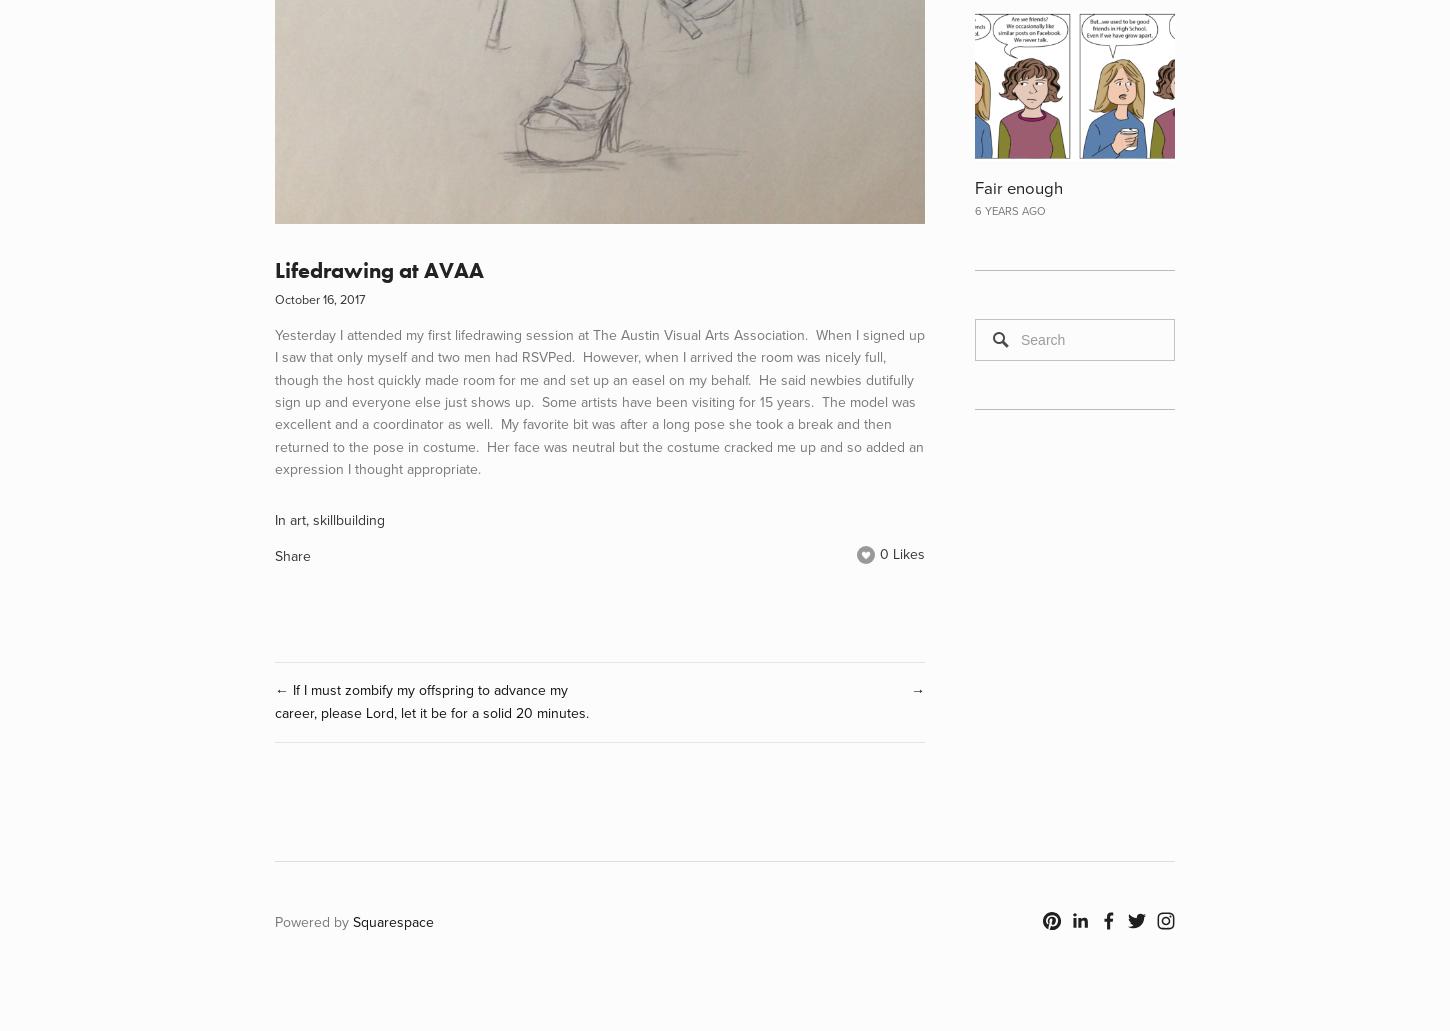  What do you see at coordinates (600, 400) in the screenshot?
I see `'Yesterday I attended my first lifedrawing session at The Austin Visual Arts Association.  When I signed up I saw that only myself and two men had RSVPed.  However, when I arrived the room was nicely full, though the host quickly made room for me and set up an easel on my behalf.  He said newbies dutifully sign up and everyone else just shows up.  Some artists have been visiting for 15 years.  The model was excellent and a coordinator as well.  My favorite bit was after a long pose she took a break and then returned to the pose in costume.  Her face was neutral but the costume cracked me up and so added an expression I thought appropriate.'` at bounding box center [600, 400].